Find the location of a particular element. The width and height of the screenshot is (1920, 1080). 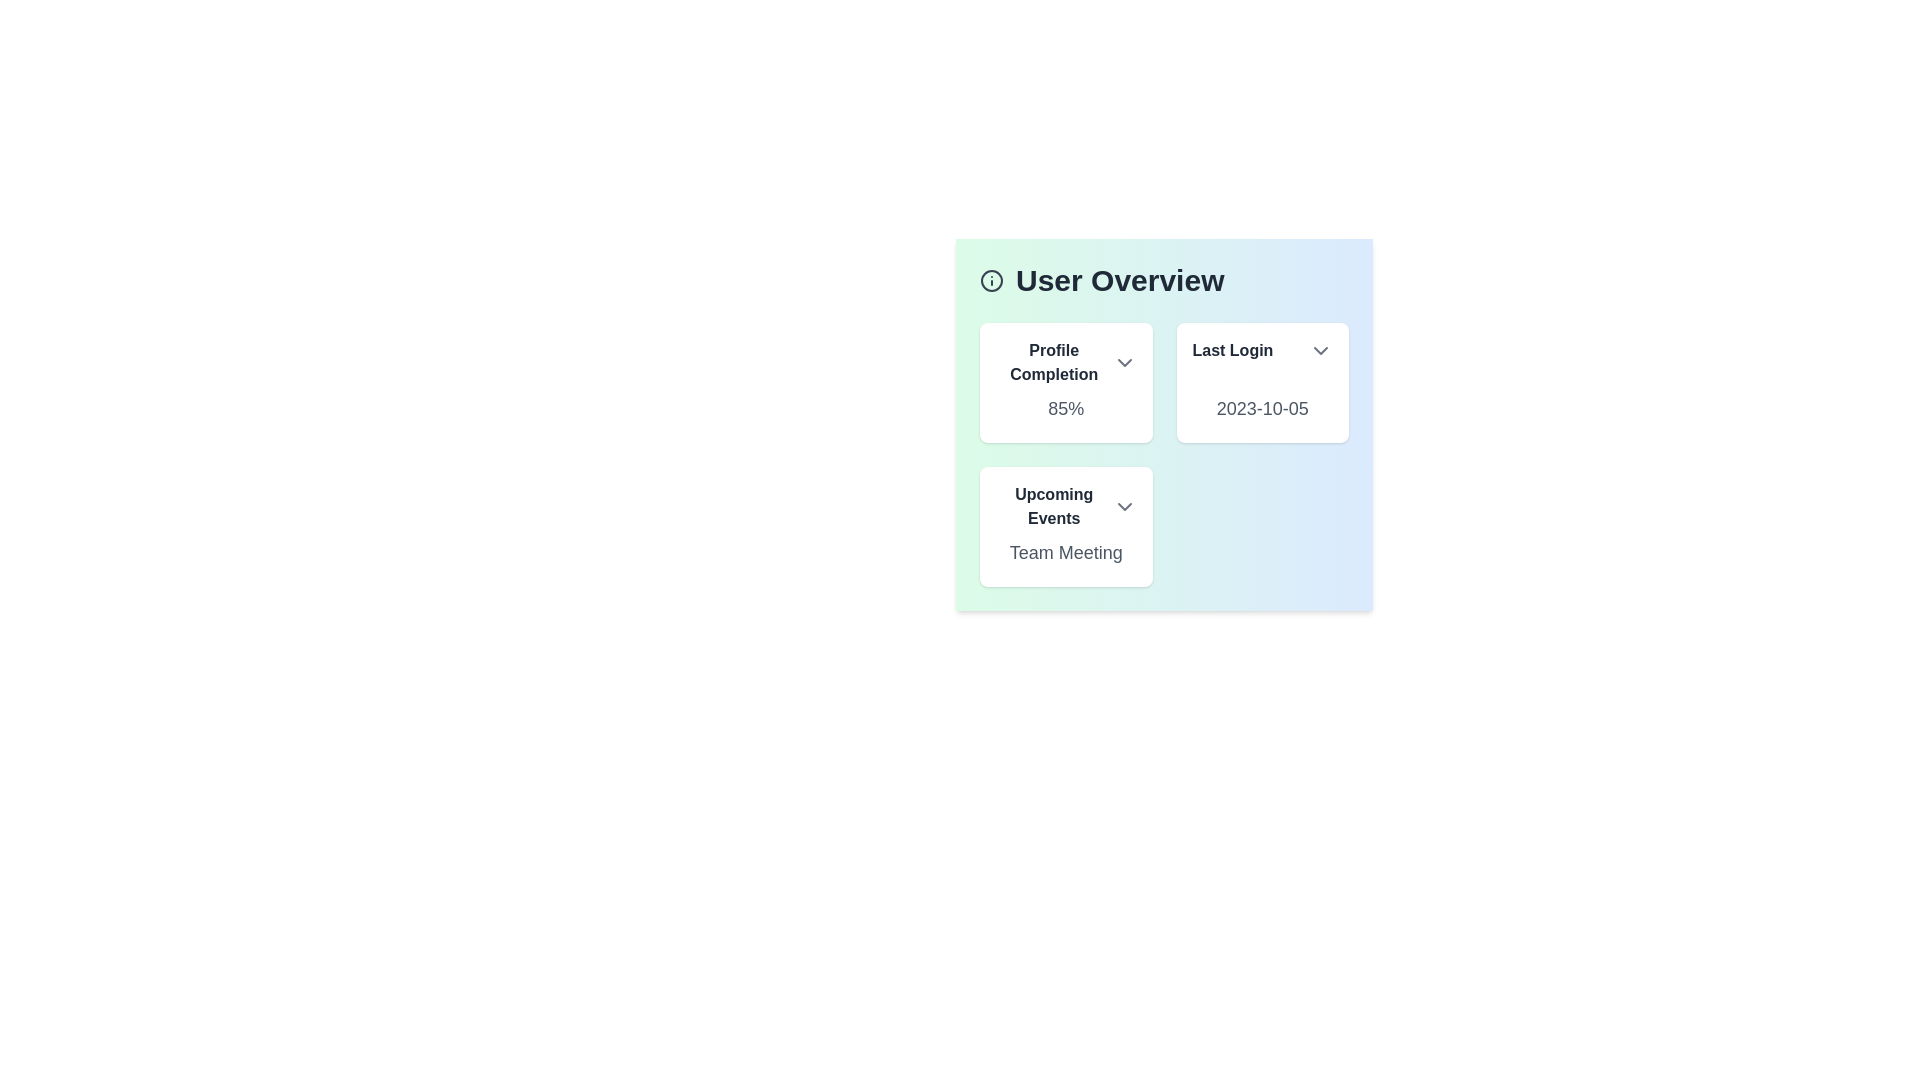

the grid layout containing cards in the 'User Overview' section is located at coordinates (1164, 455).